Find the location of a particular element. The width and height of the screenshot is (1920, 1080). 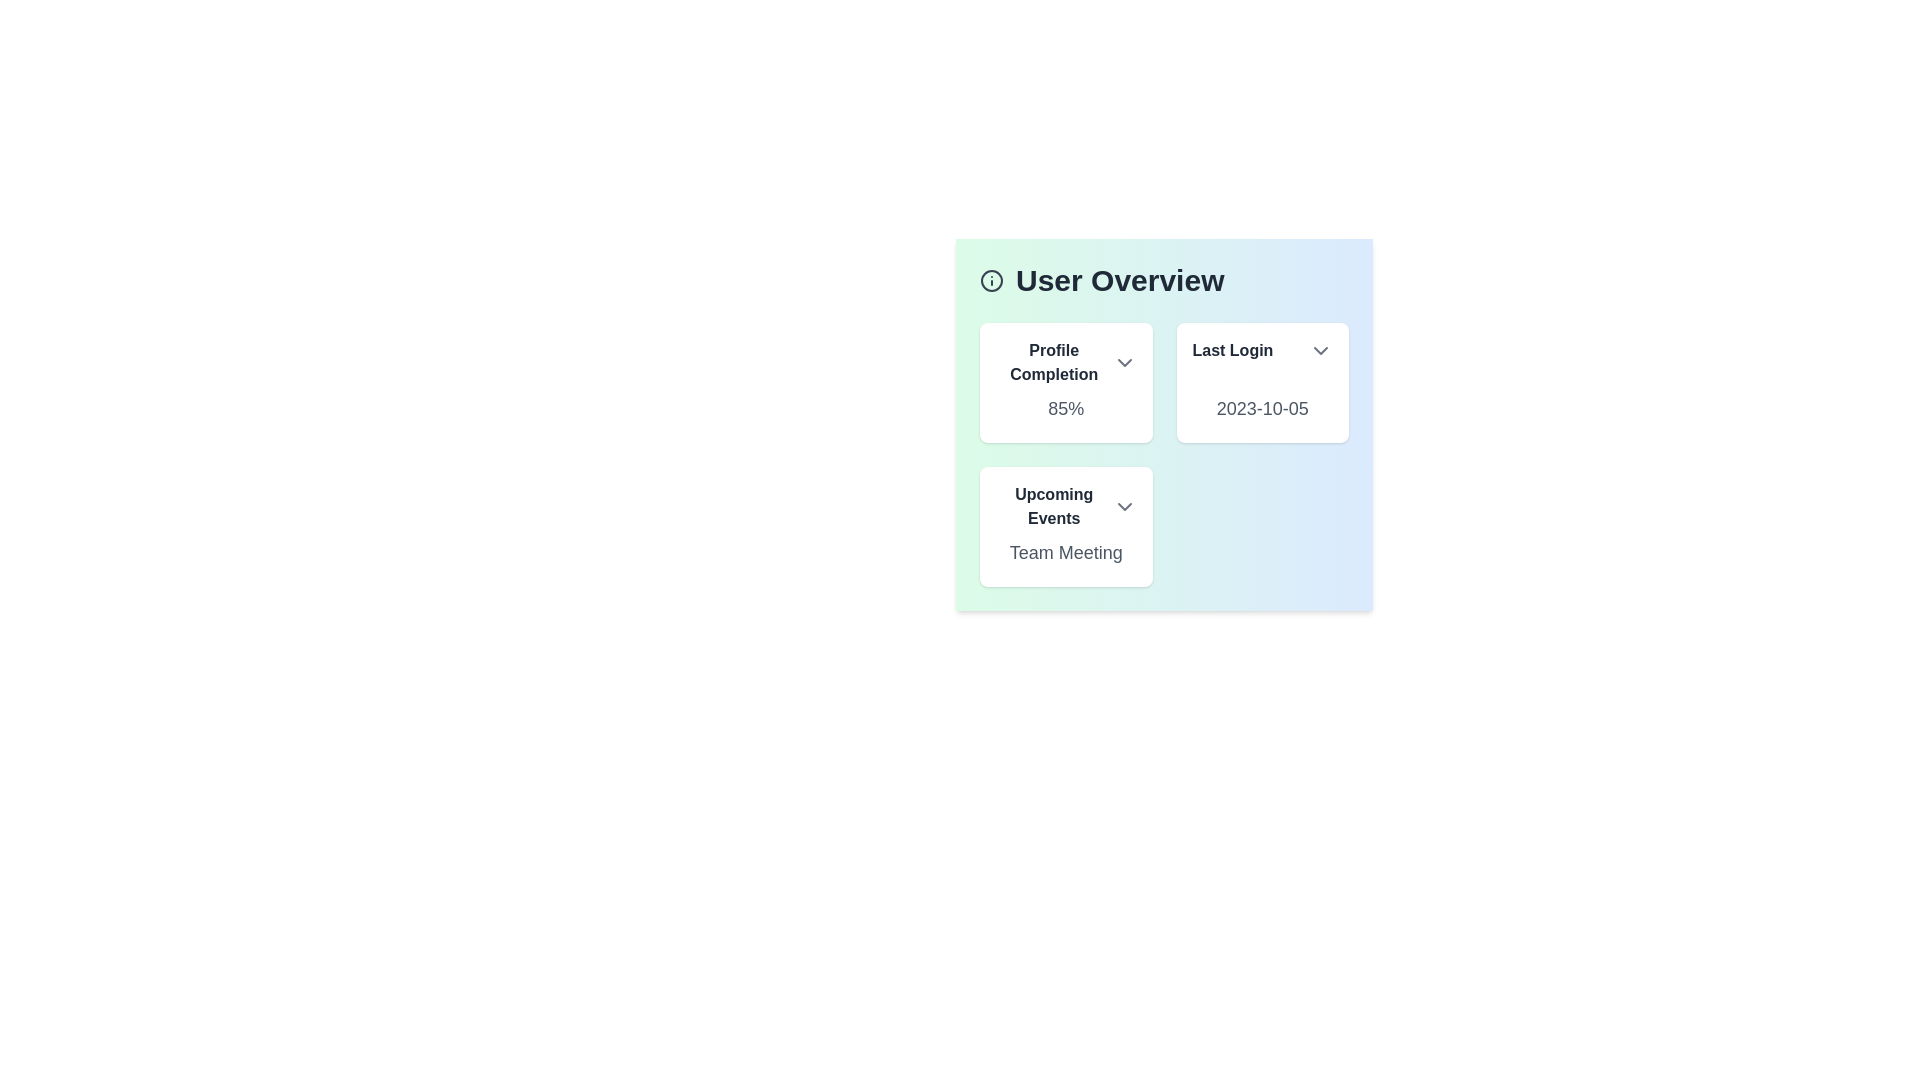

the grid layout containing cards in the 'User Overview' section is located at coordinates (1164, 455).